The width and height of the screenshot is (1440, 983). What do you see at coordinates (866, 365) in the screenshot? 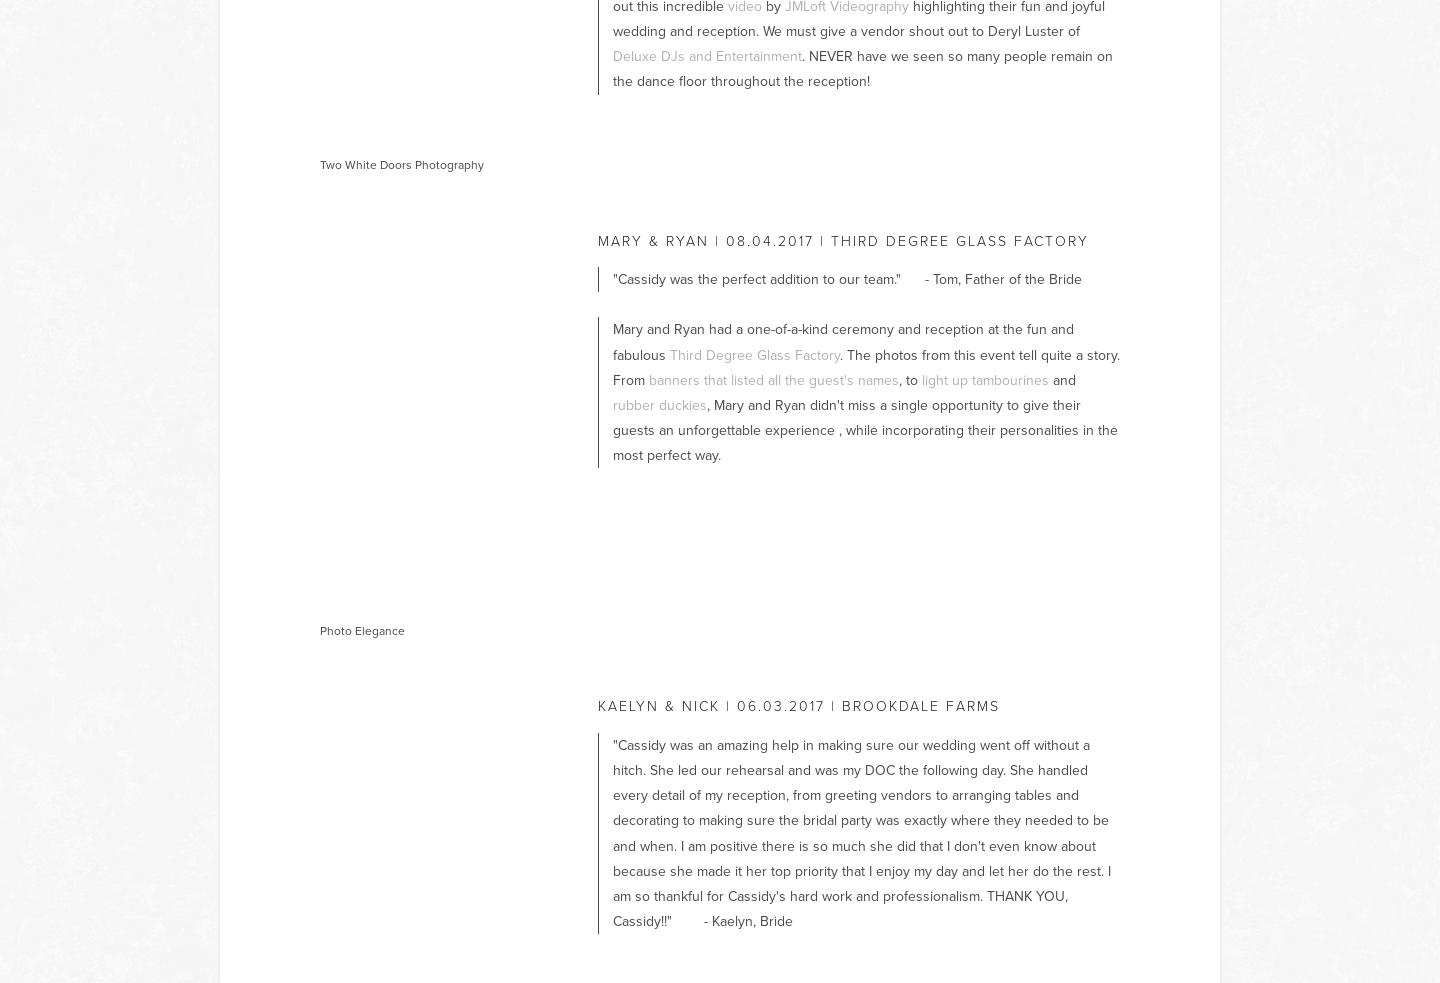
I see `'. The photos from this event tell quite a story. From'` at bounding box center [866, 365].